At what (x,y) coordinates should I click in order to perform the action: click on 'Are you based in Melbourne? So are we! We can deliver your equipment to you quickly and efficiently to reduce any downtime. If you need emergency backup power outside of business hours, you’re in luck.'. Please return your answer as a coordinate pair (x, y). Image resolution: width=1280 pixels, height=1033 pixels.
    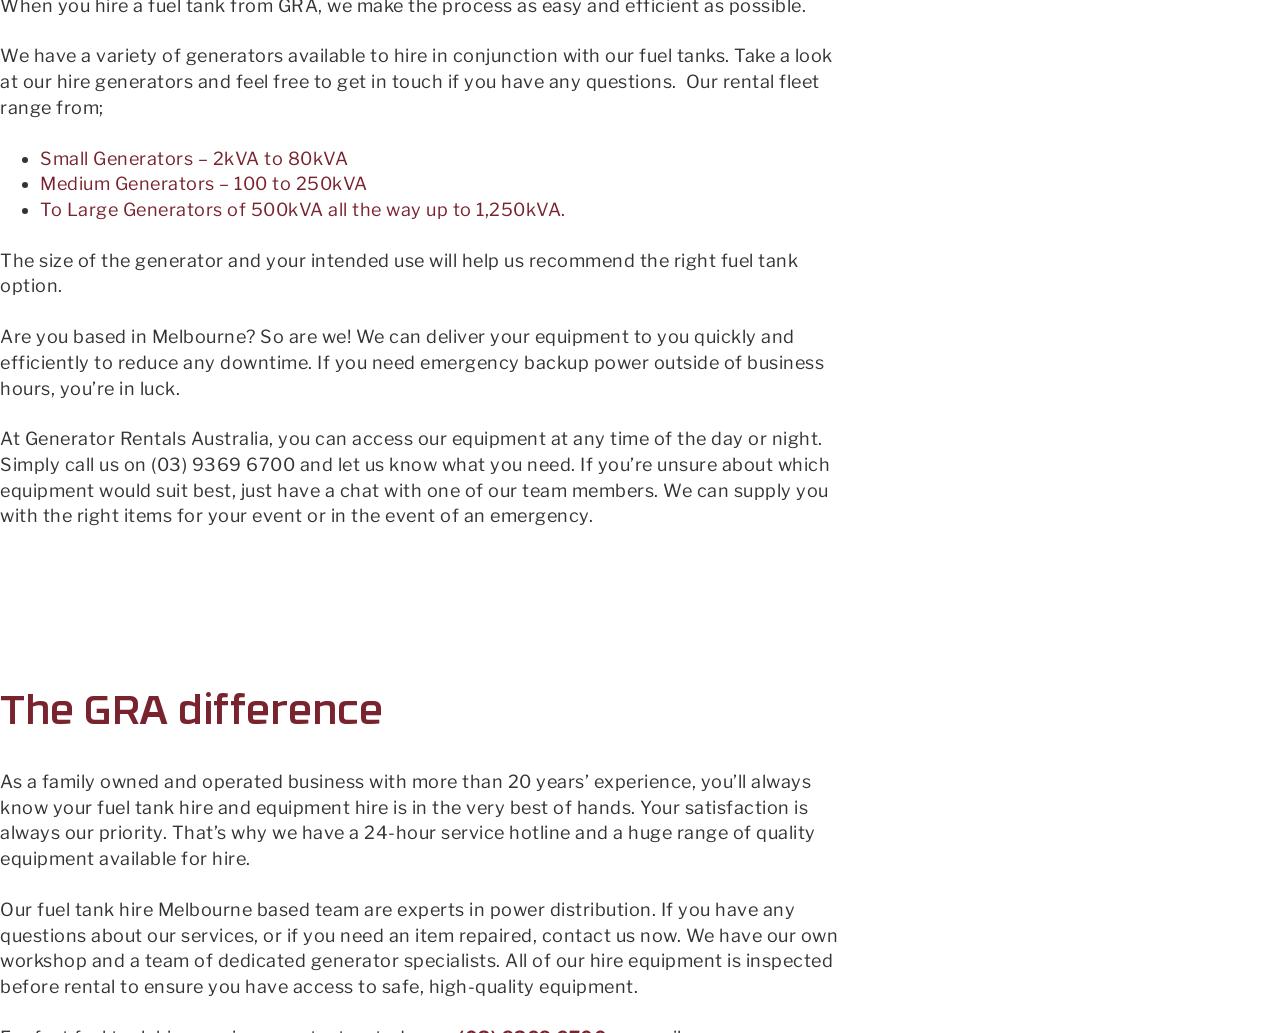
    Looking at the image, I should click on (411, 361).